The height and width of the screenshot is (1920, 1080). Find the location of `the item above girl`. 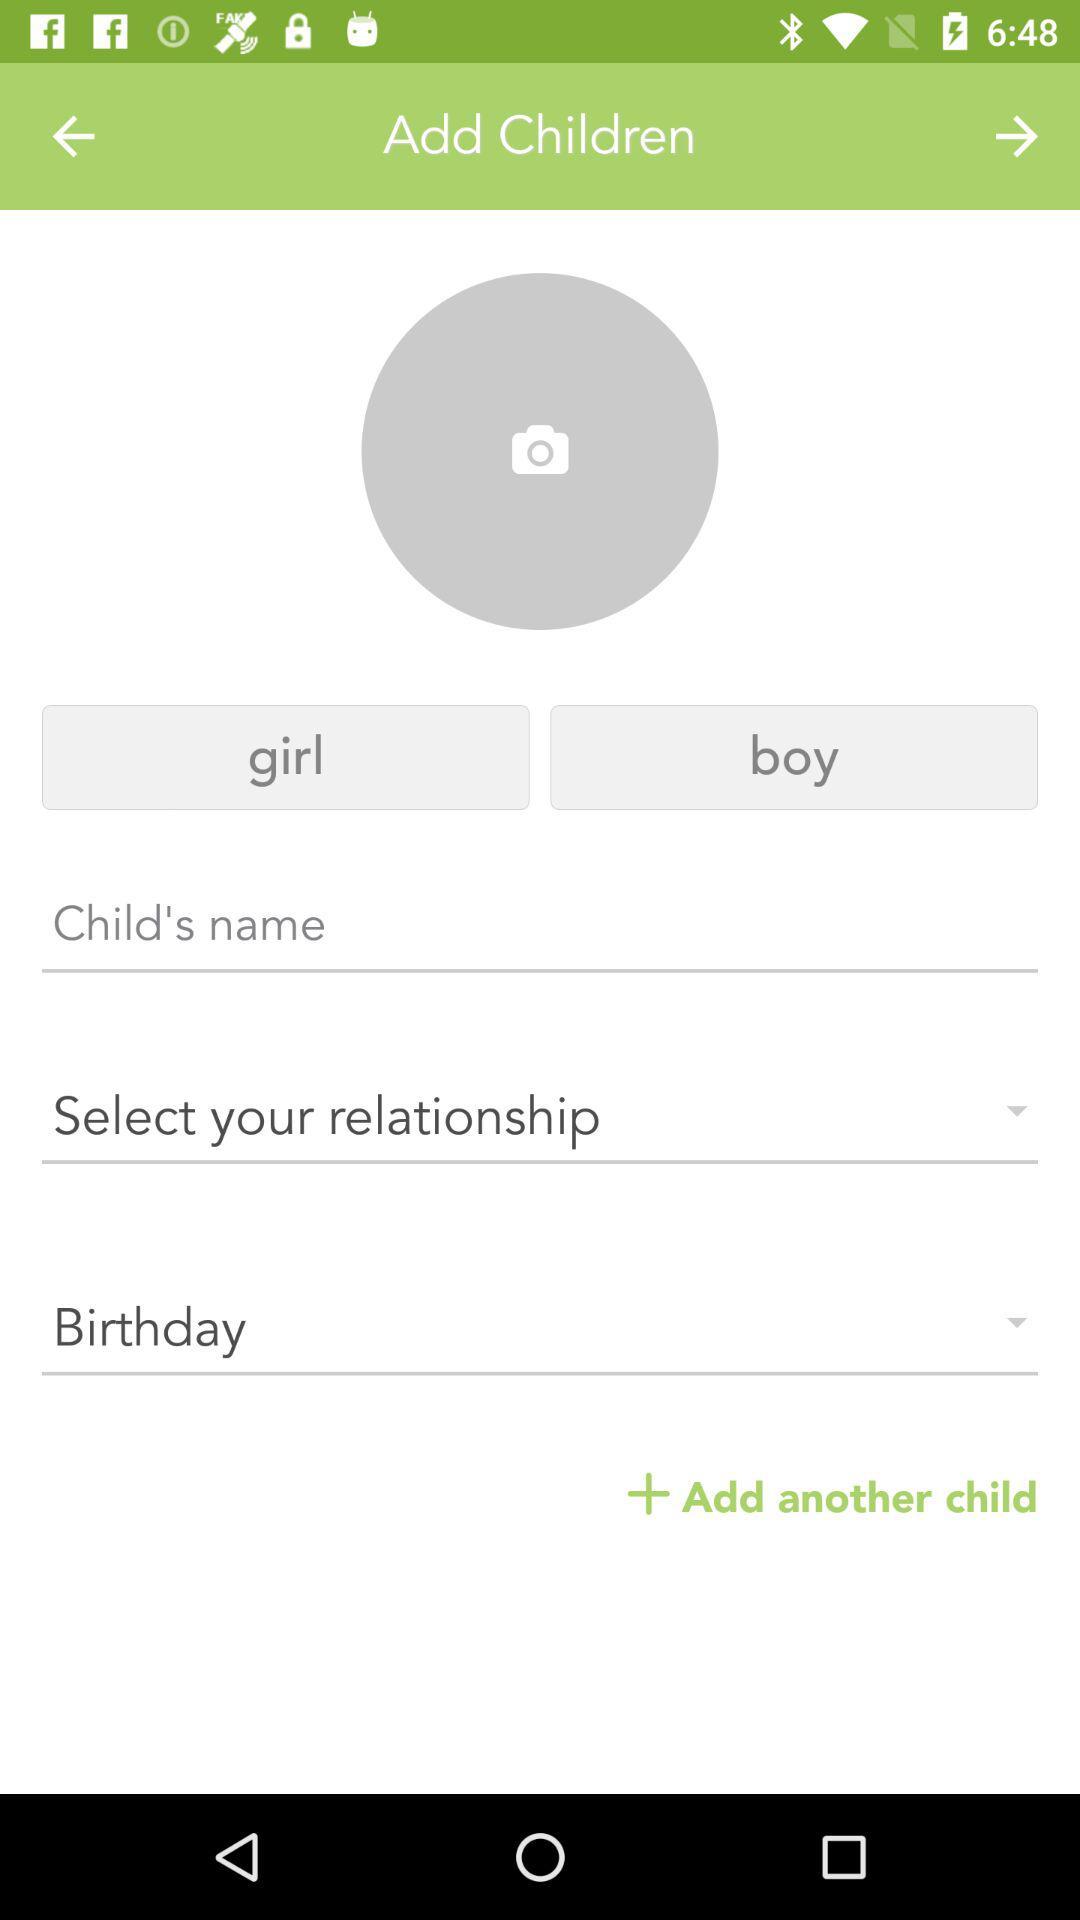

the item above girl is located at coordinates (540, 451).